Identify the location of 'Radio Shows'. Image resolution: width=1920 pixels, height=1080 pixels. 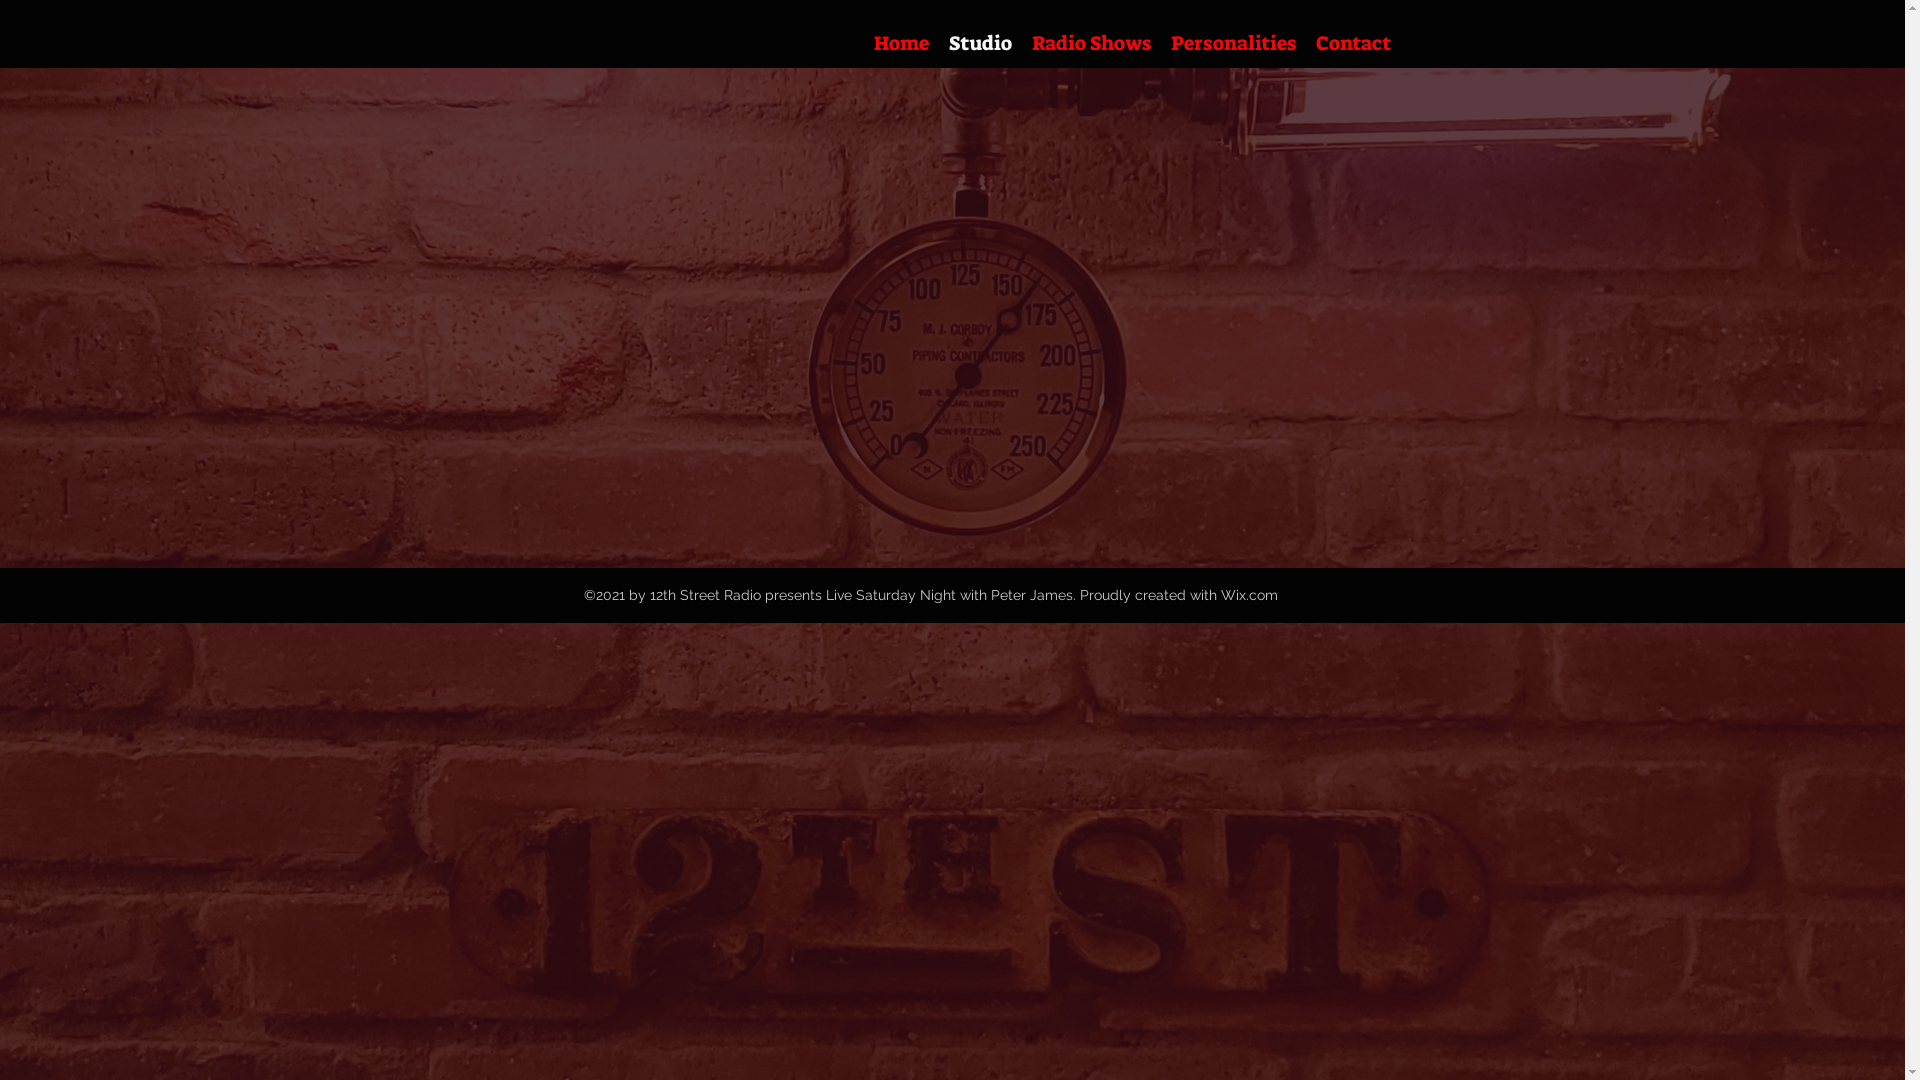
(1090, 42).